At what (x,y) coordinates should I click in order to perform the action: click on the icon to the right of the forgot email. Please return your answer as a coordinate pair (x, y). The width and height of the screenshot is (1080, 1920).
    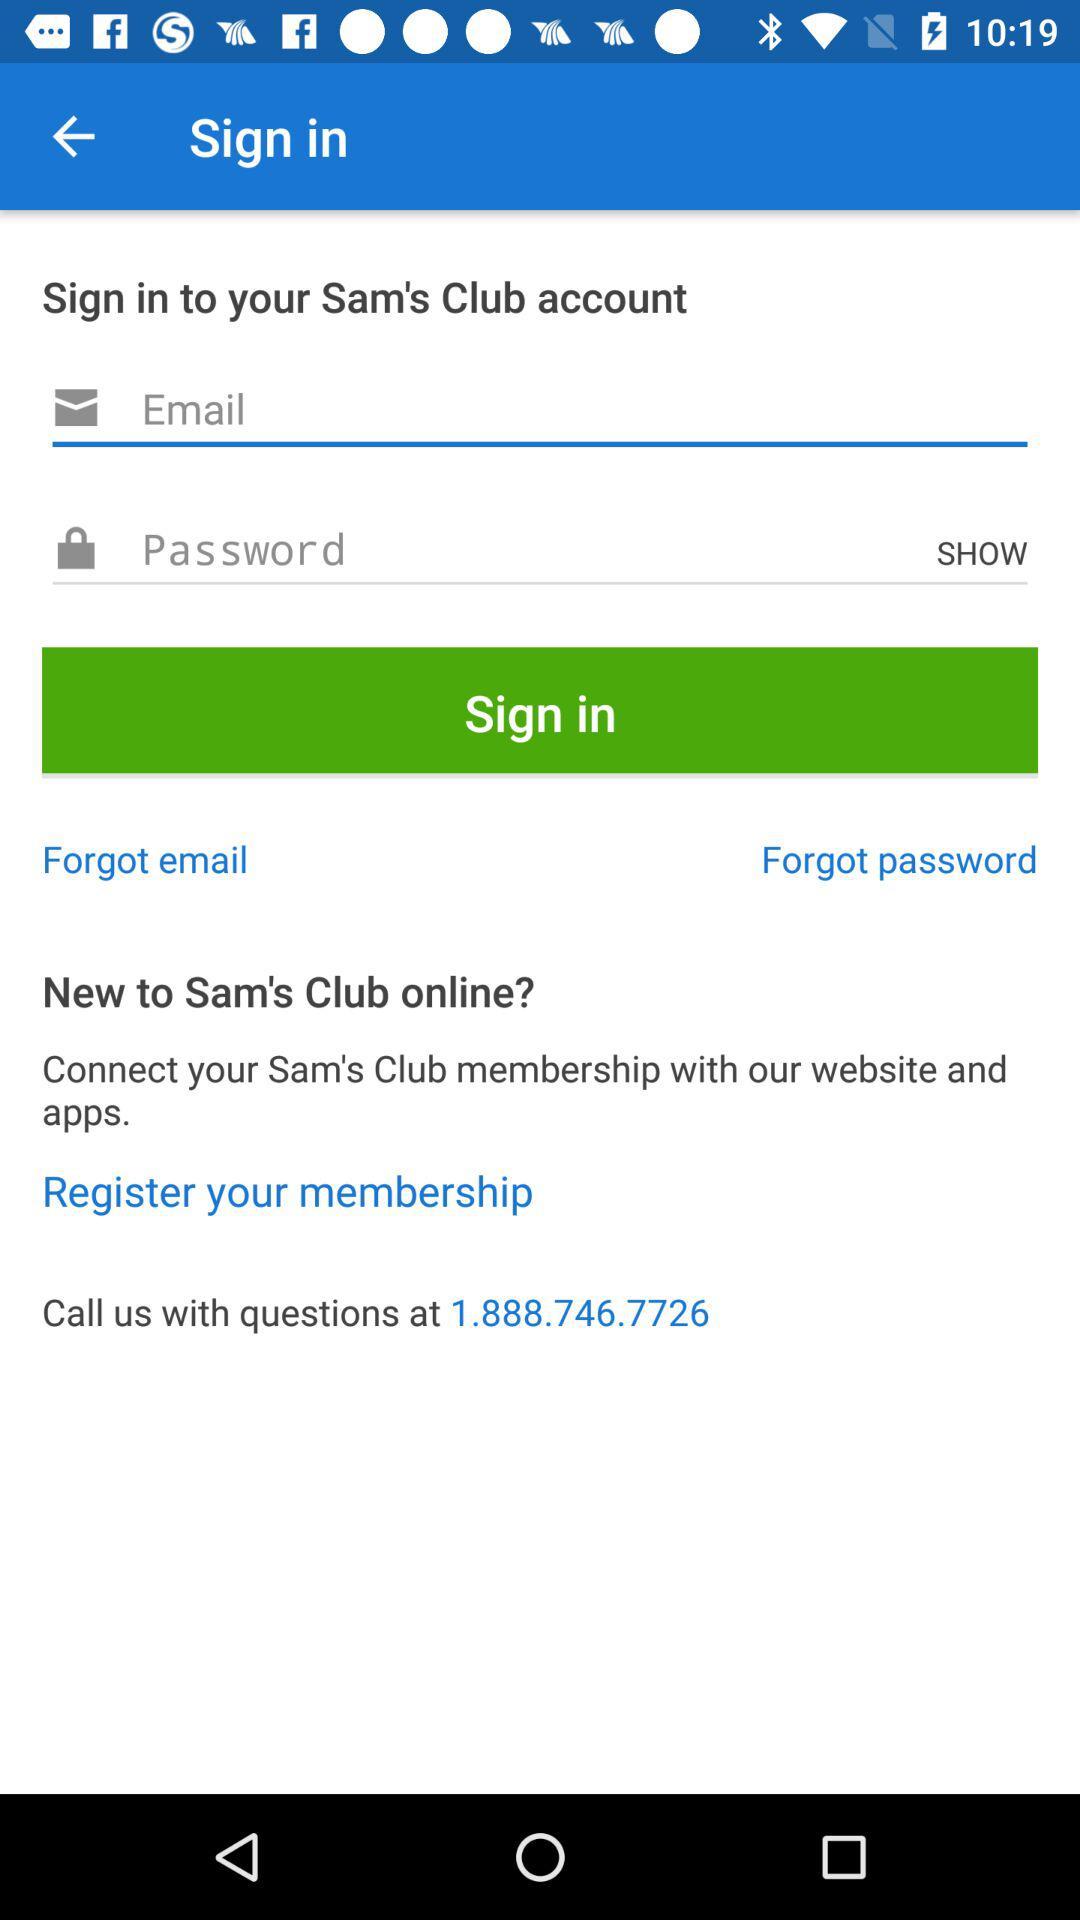
    Looking at the image, I should click on (898, 858).